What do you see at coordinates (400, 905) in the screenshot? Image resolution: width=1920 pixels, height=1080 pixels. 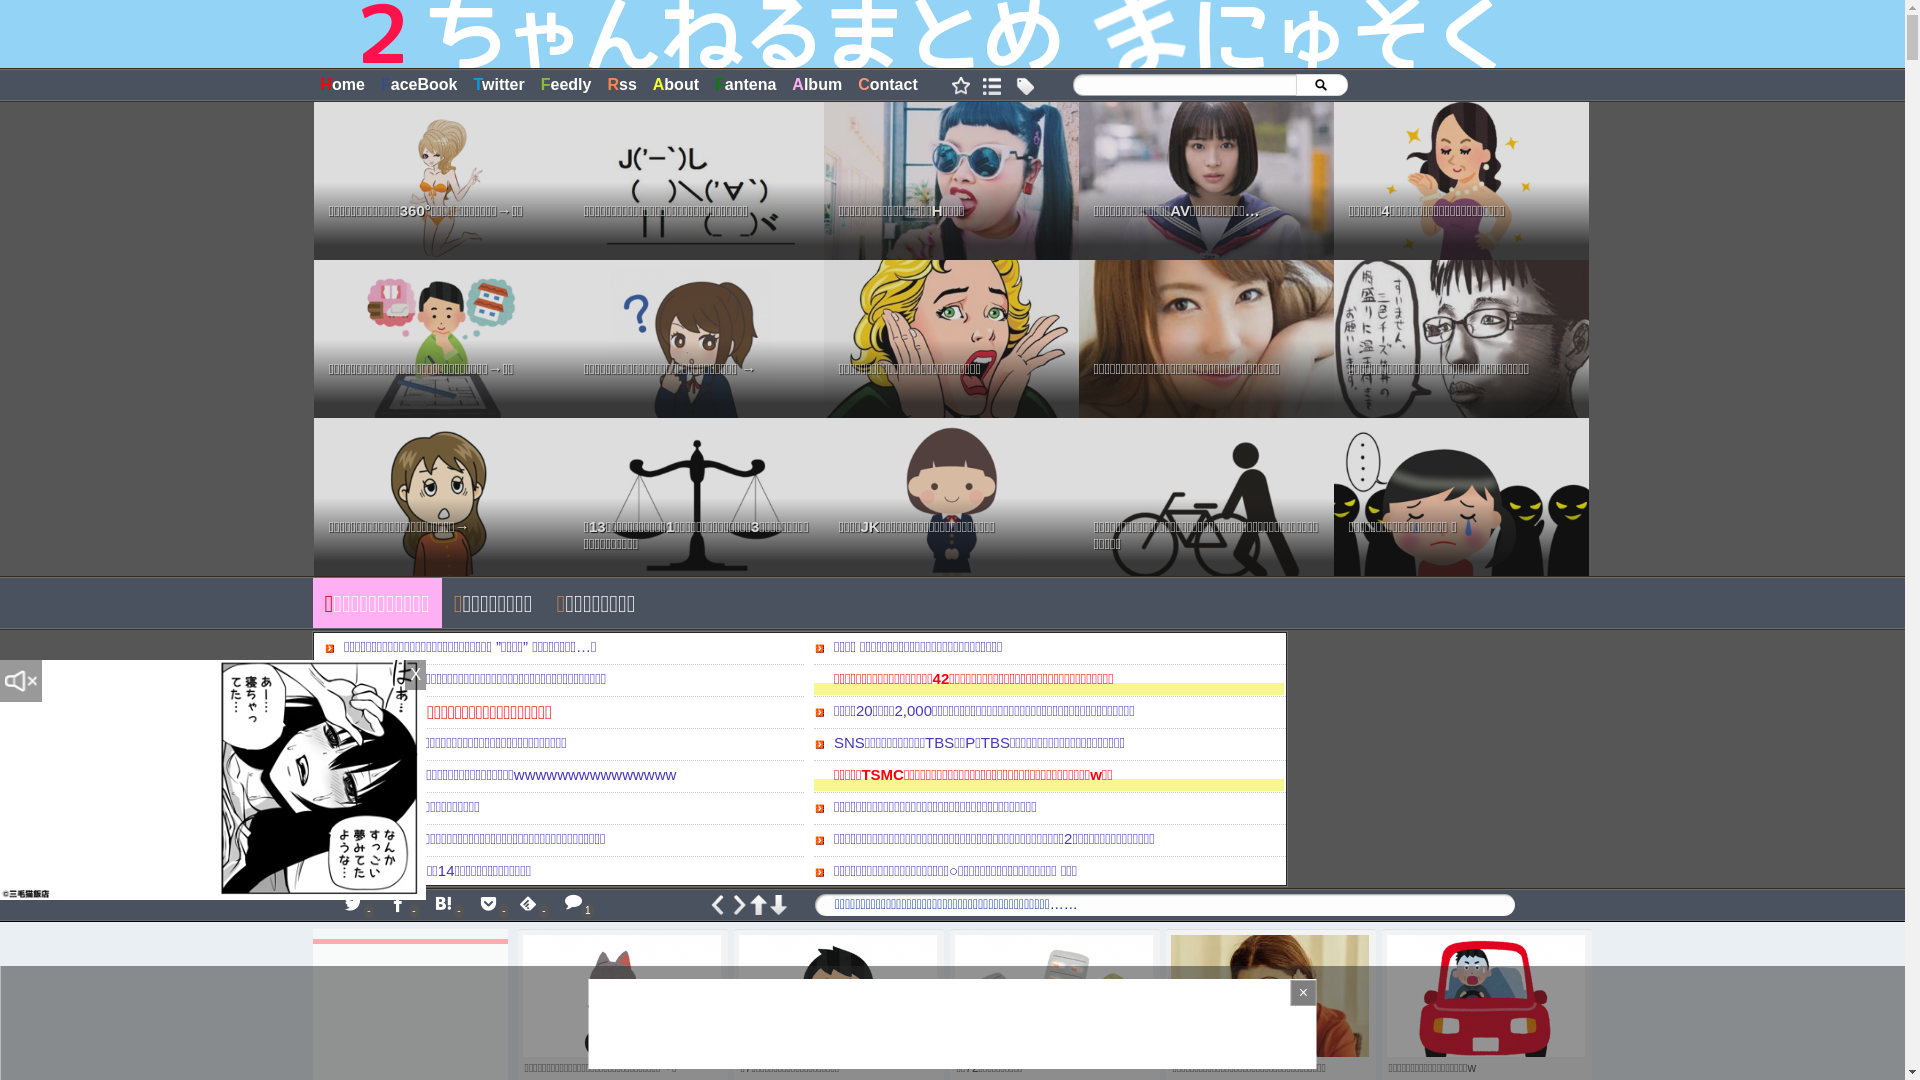 I see `'-'` at bounding box center [400, 905].